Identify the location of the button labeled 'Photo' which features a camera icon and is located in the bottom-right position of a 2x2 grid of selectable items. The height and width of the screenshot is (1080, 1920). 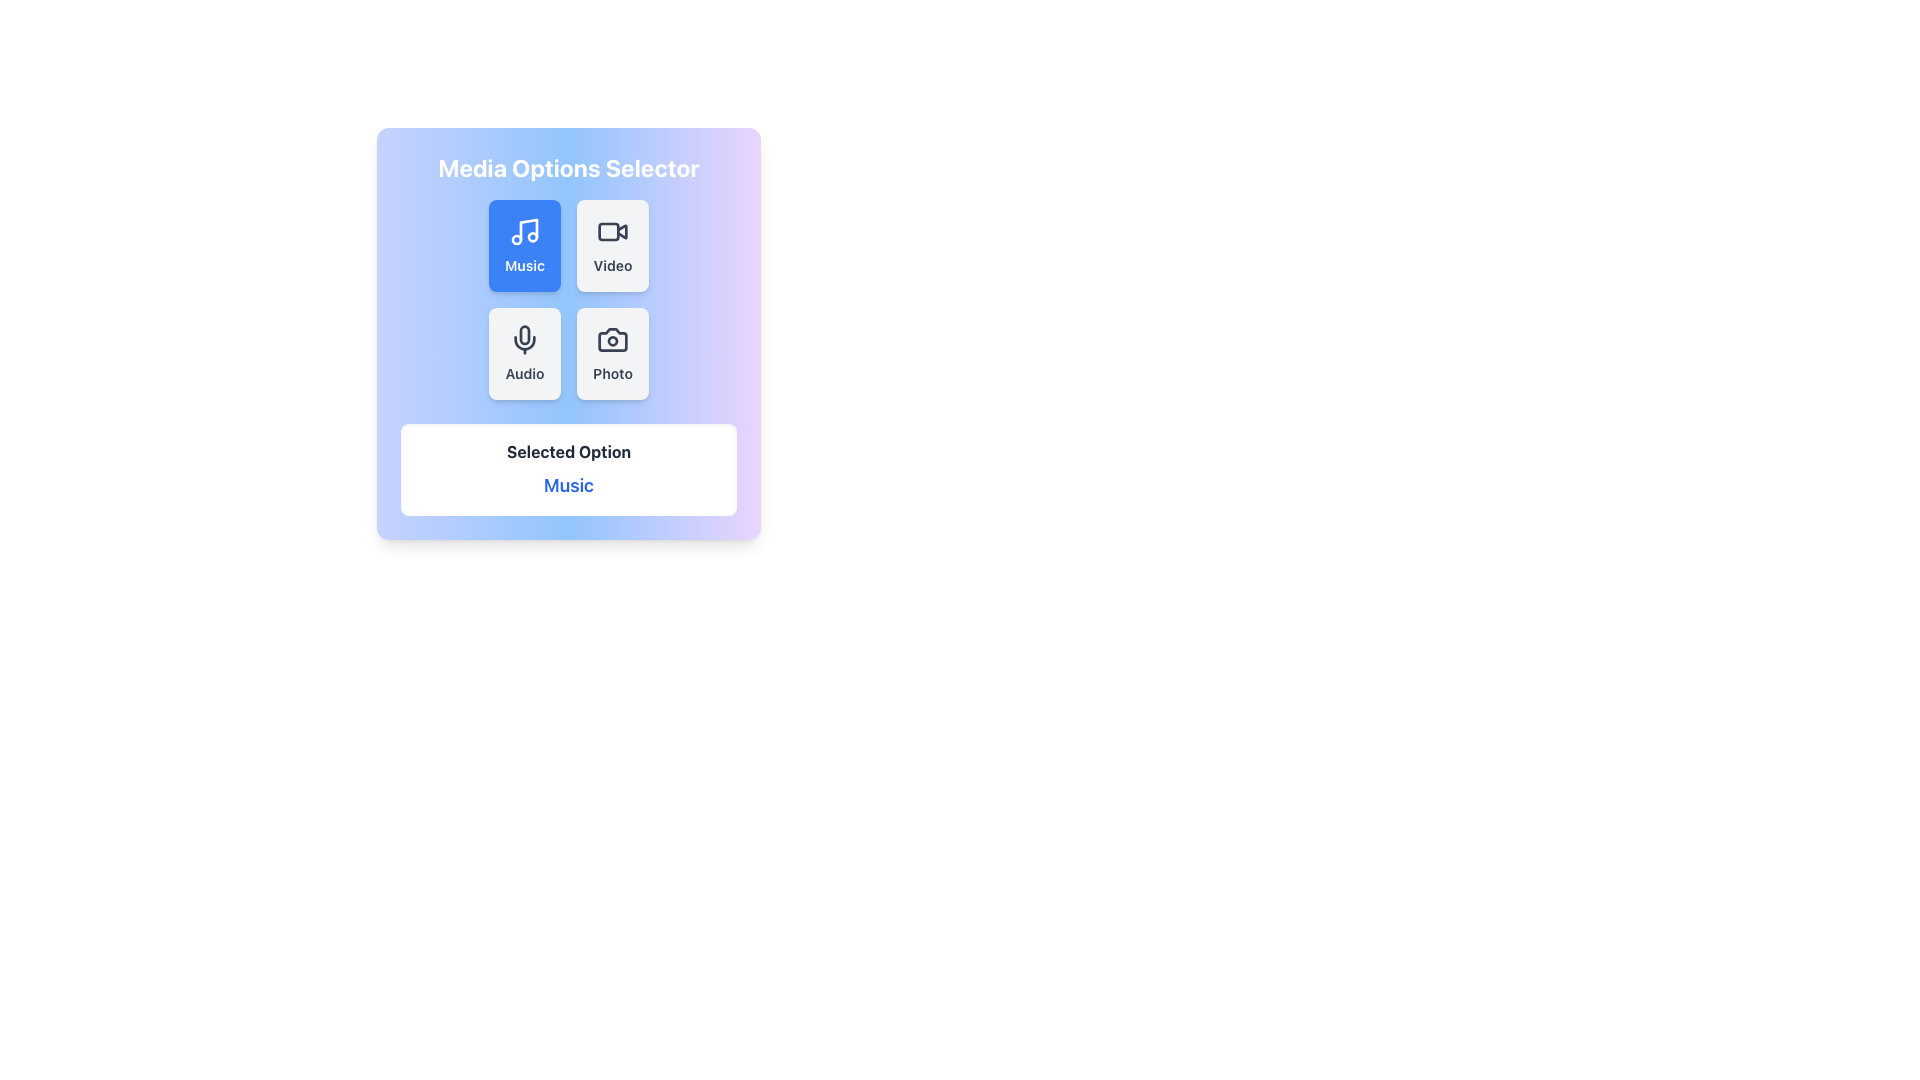
(612, 353).